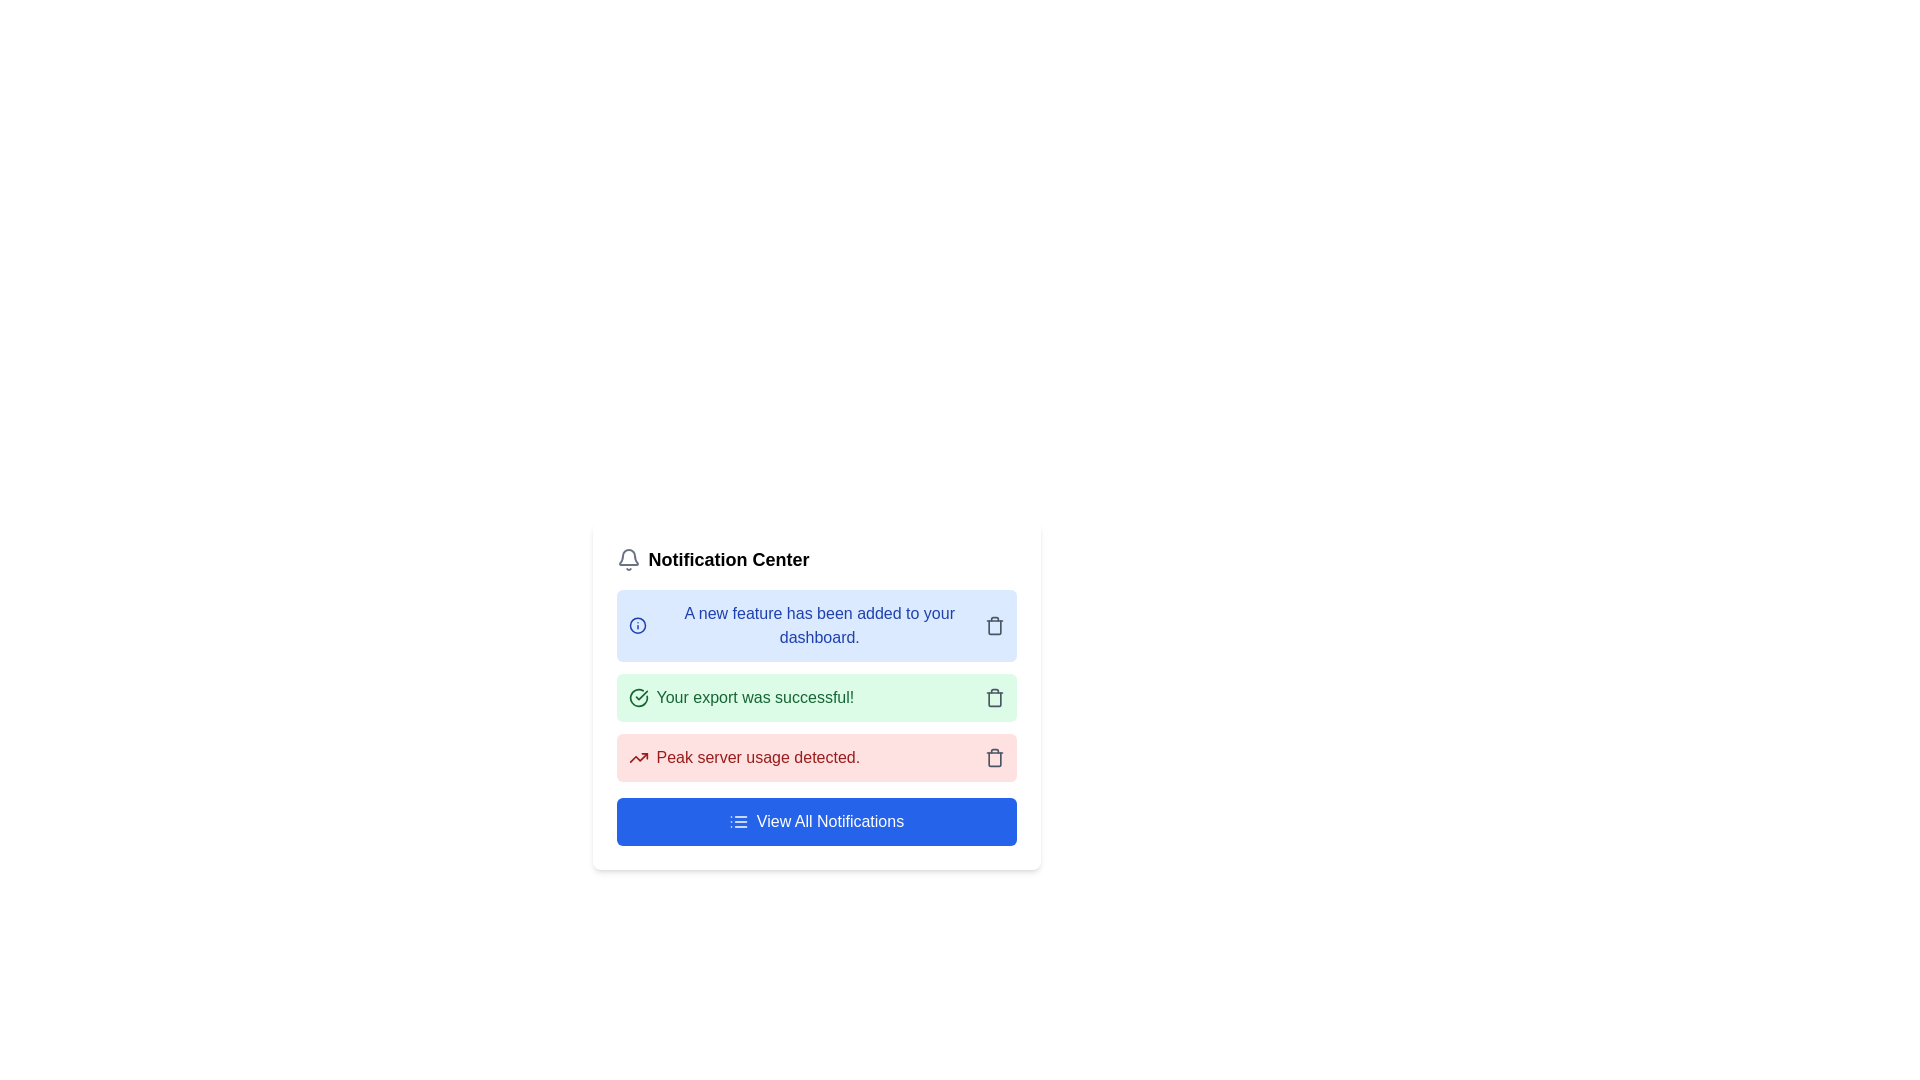 The width and height of the screenshot is (1920, 1080). Describe the element at coordinates (994, 624) in the screenshot. I see `the trash icon button on the right side of the notification message` at that location.